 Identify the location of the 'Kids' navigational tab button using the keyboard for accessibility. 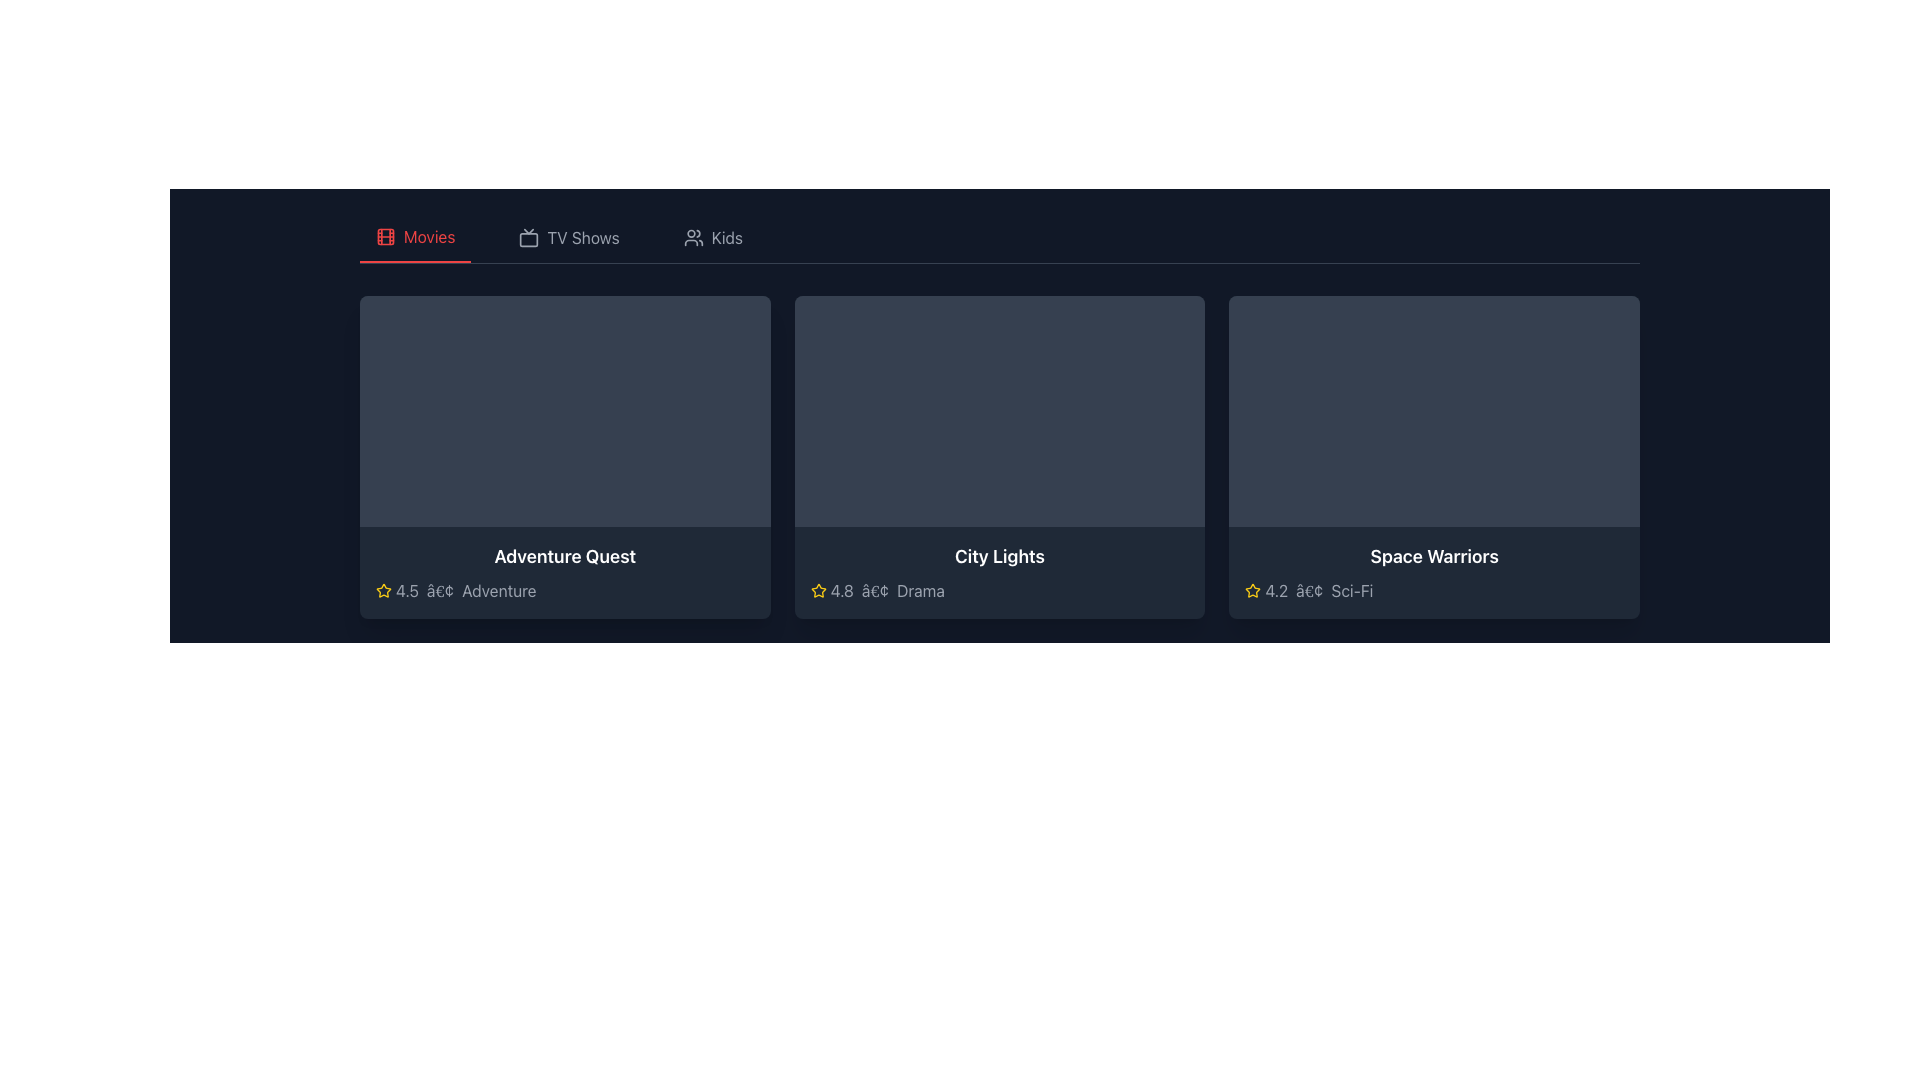
(713, 237).